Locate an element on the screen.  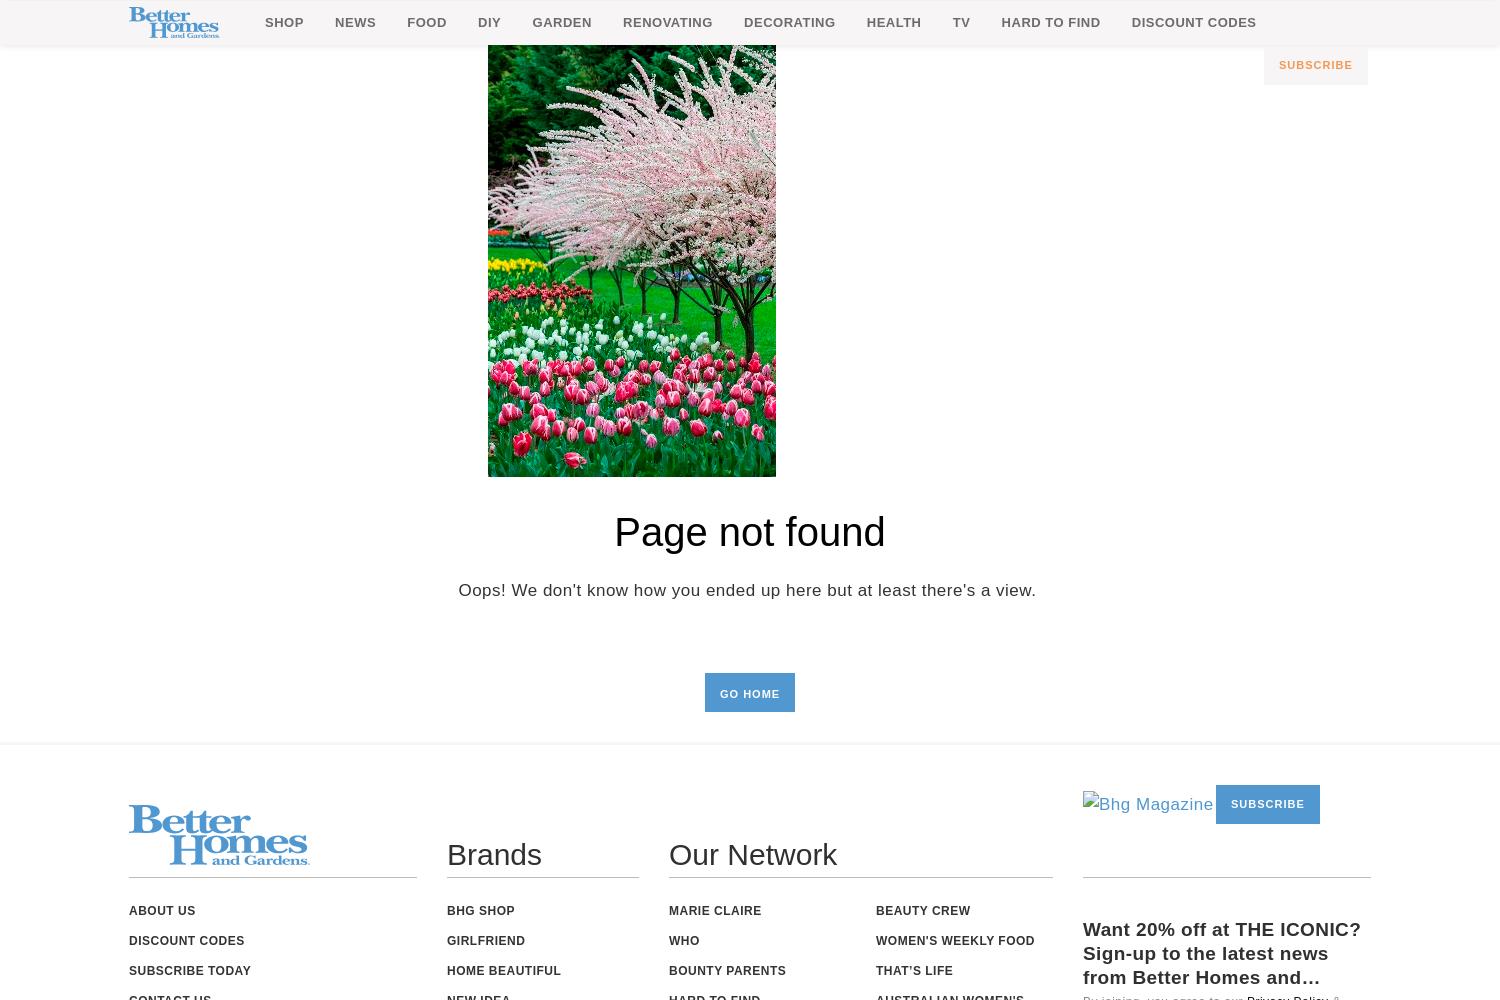
'BHG Shop' is located at coordinates (446, 911).